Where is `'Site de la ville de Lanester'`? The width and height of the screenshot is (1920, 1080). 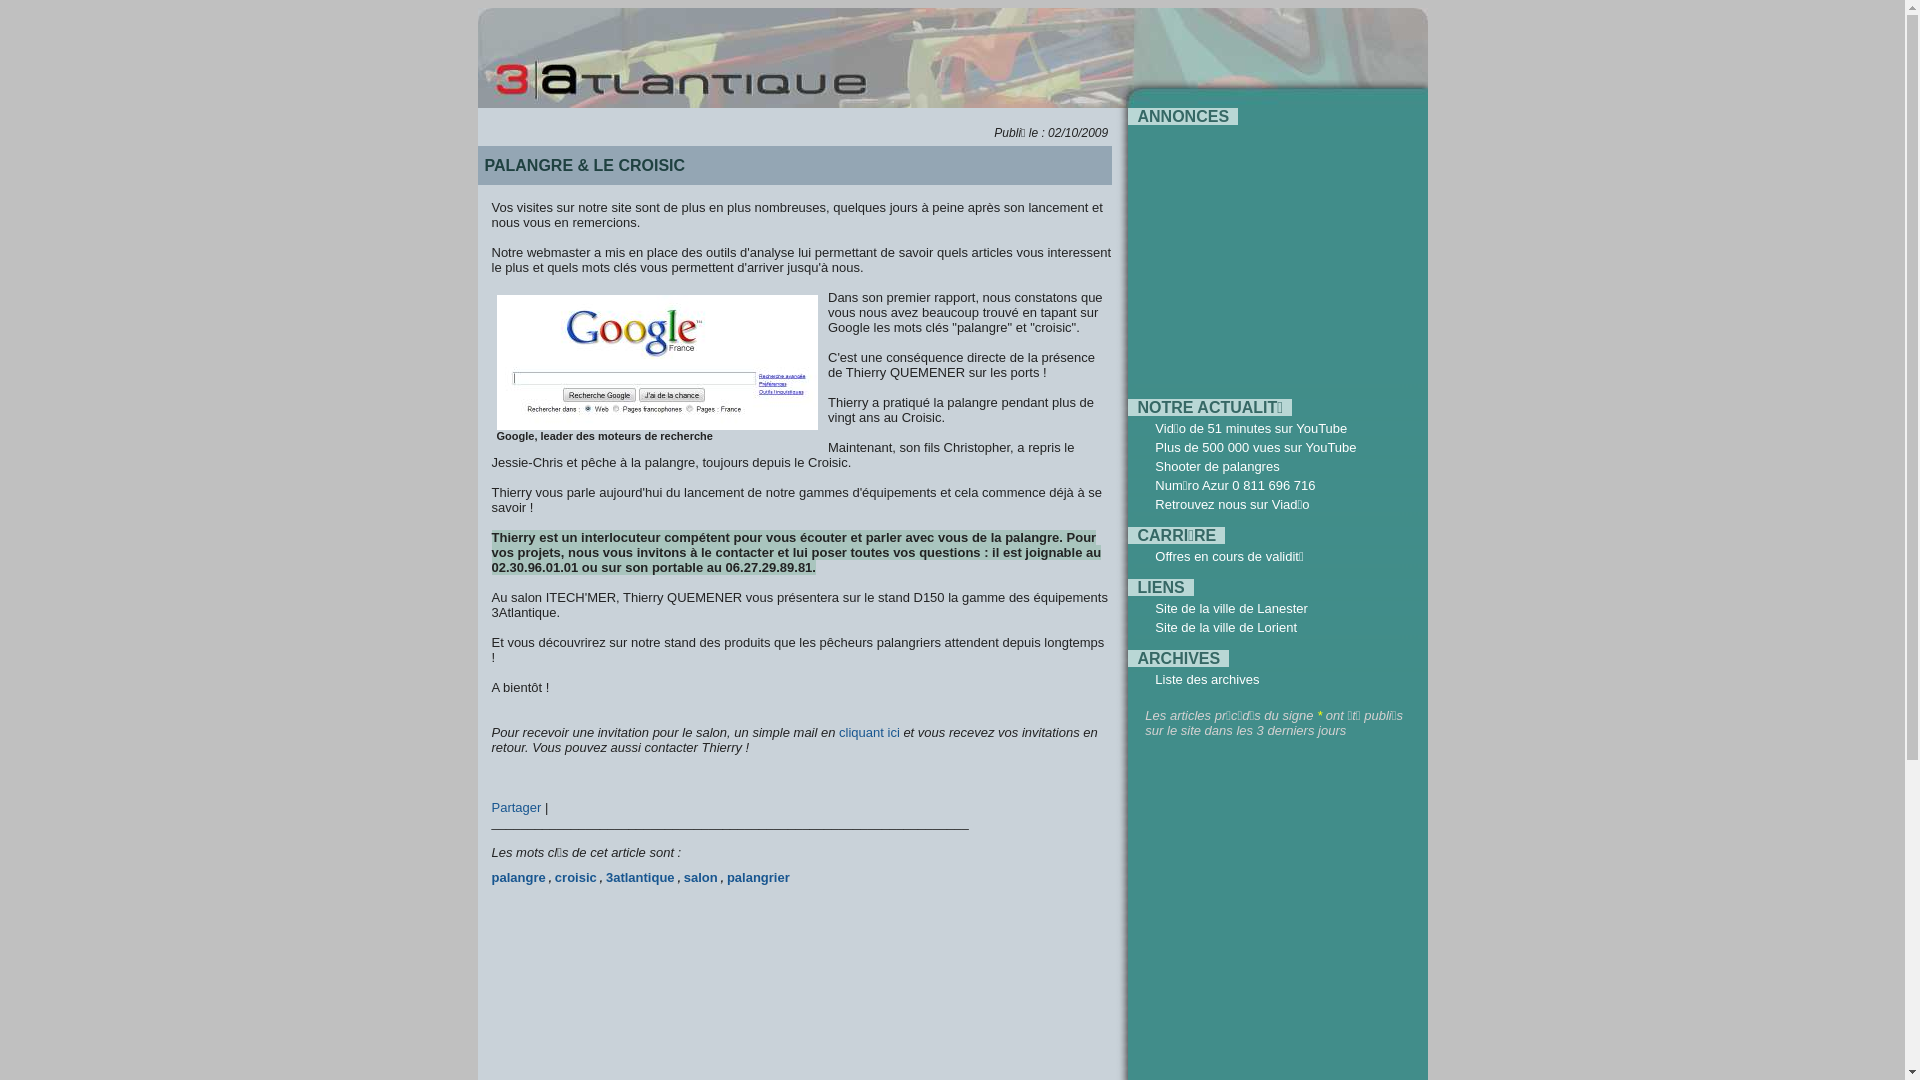 'Site de la ville de Lanester' is located at coordinates (1155, 607).